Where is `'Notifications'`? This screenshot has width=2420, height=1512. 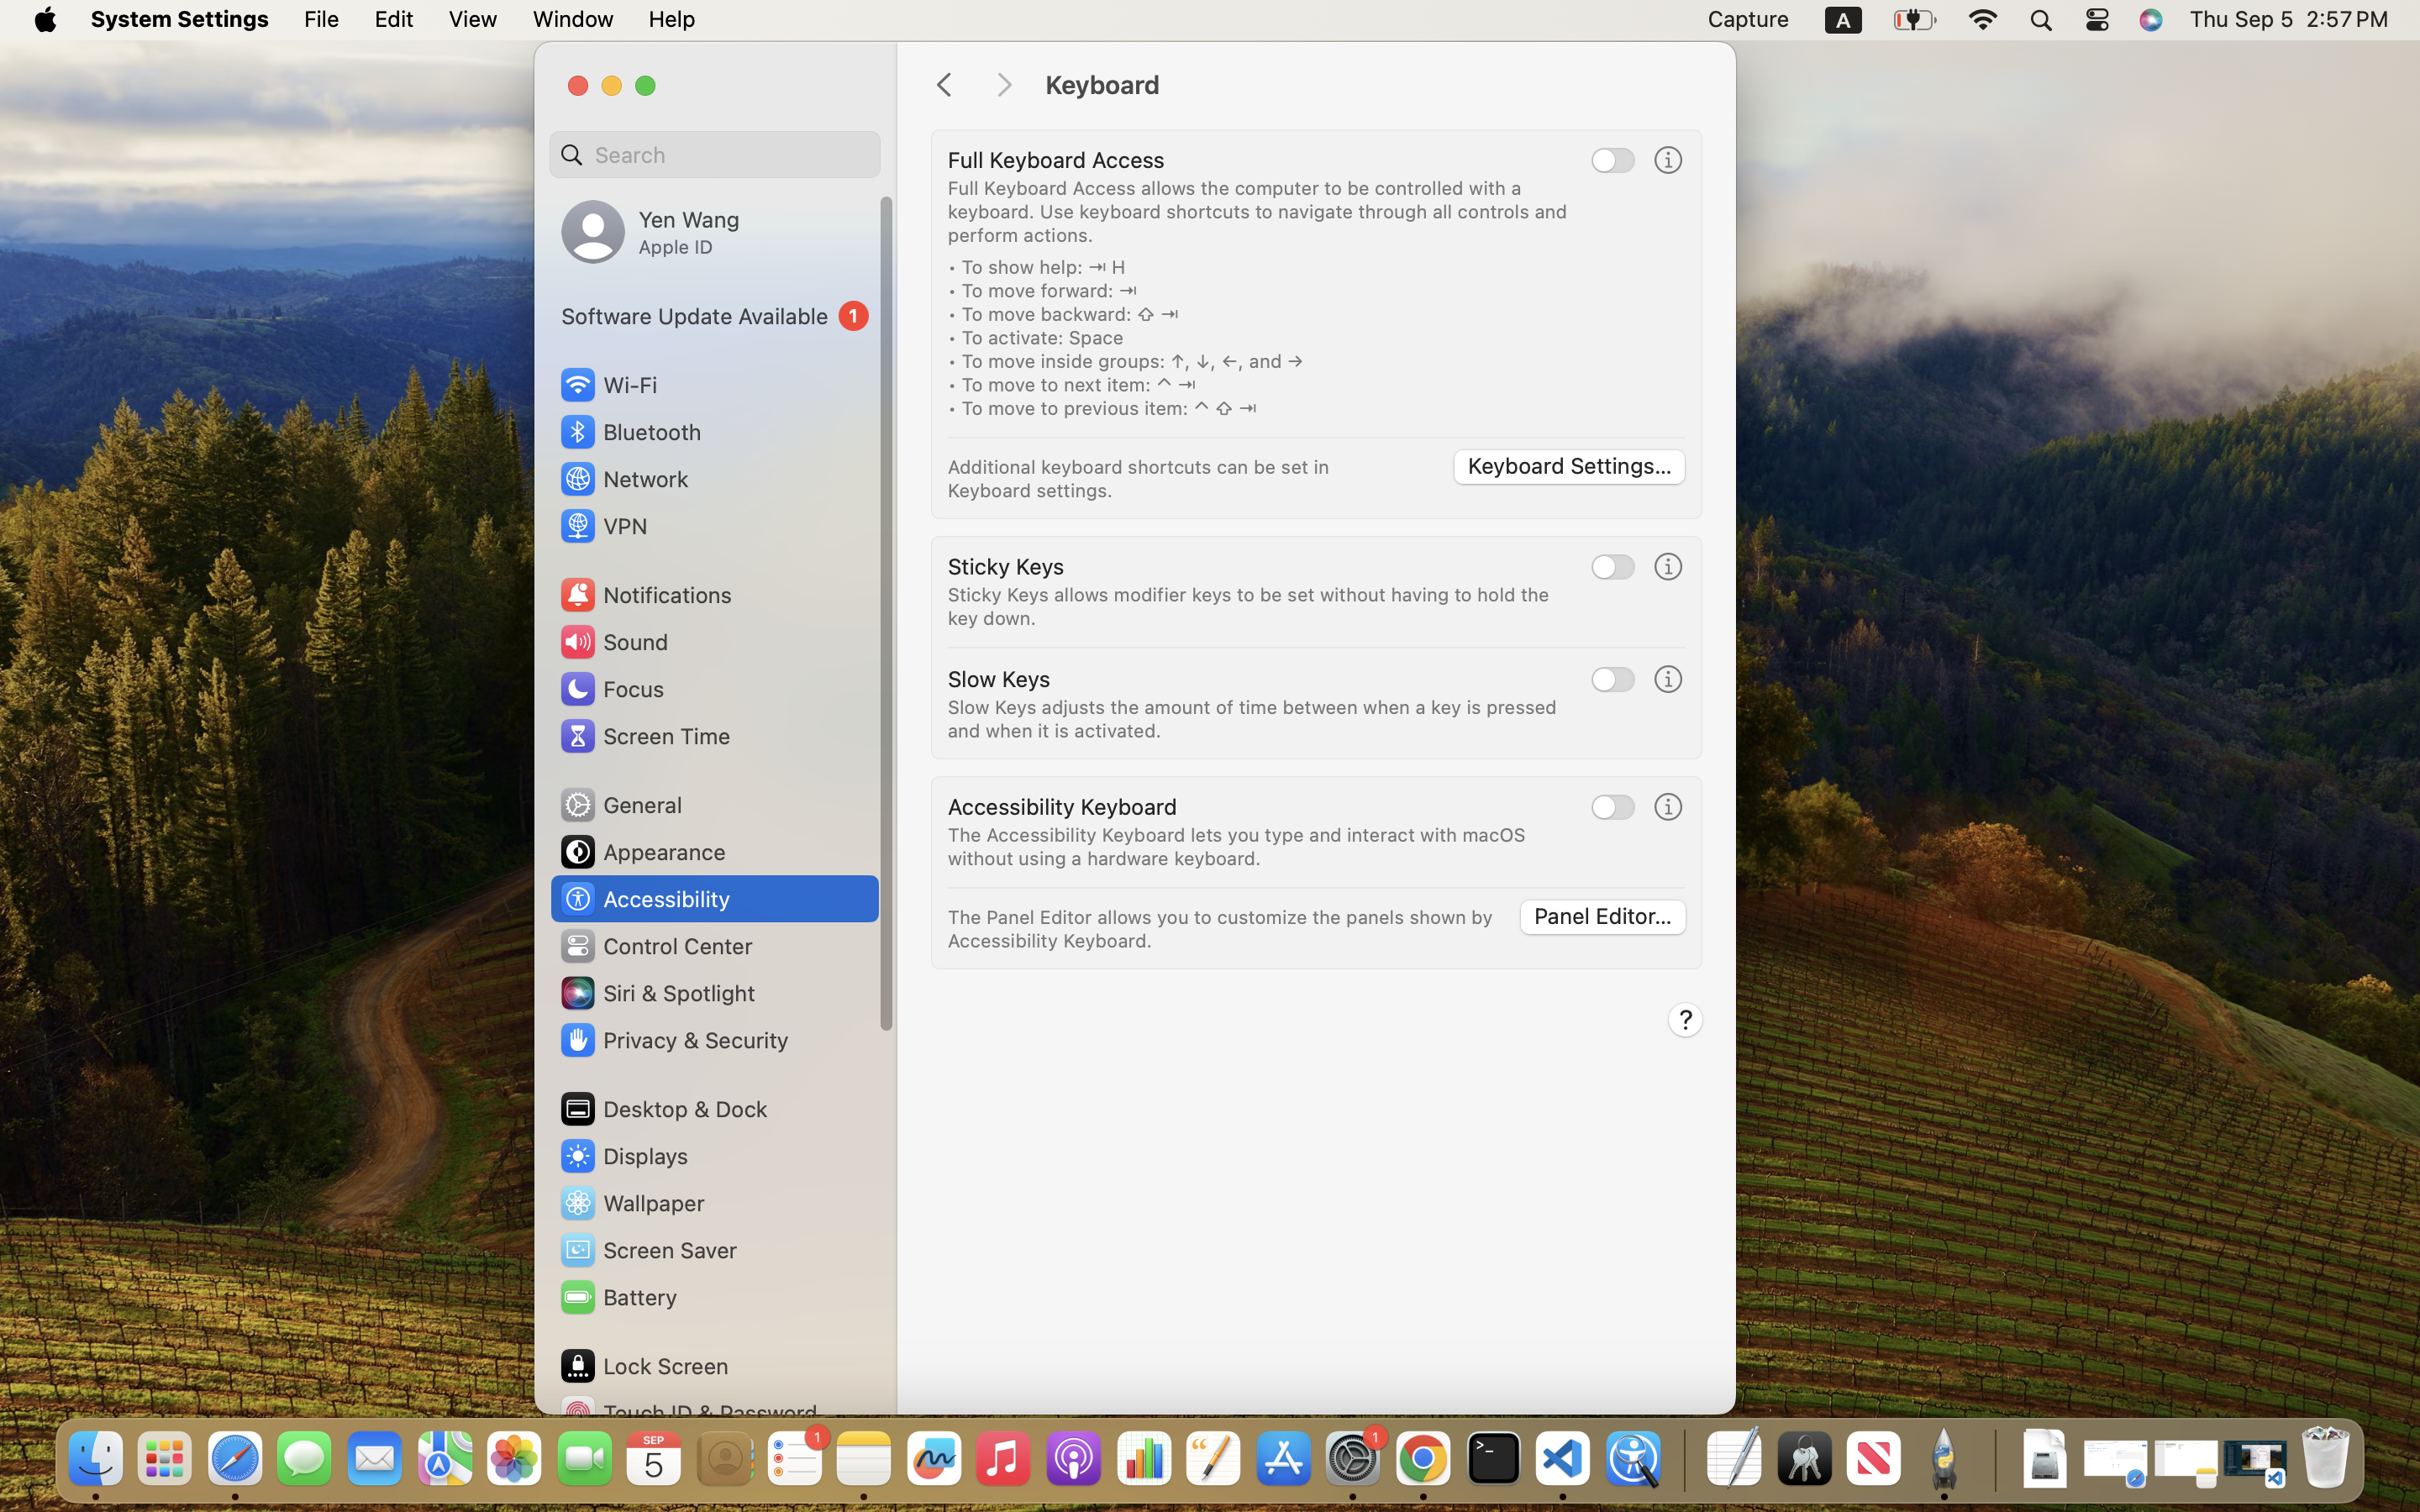
'Notifications' is located at coordinates (644, 593).